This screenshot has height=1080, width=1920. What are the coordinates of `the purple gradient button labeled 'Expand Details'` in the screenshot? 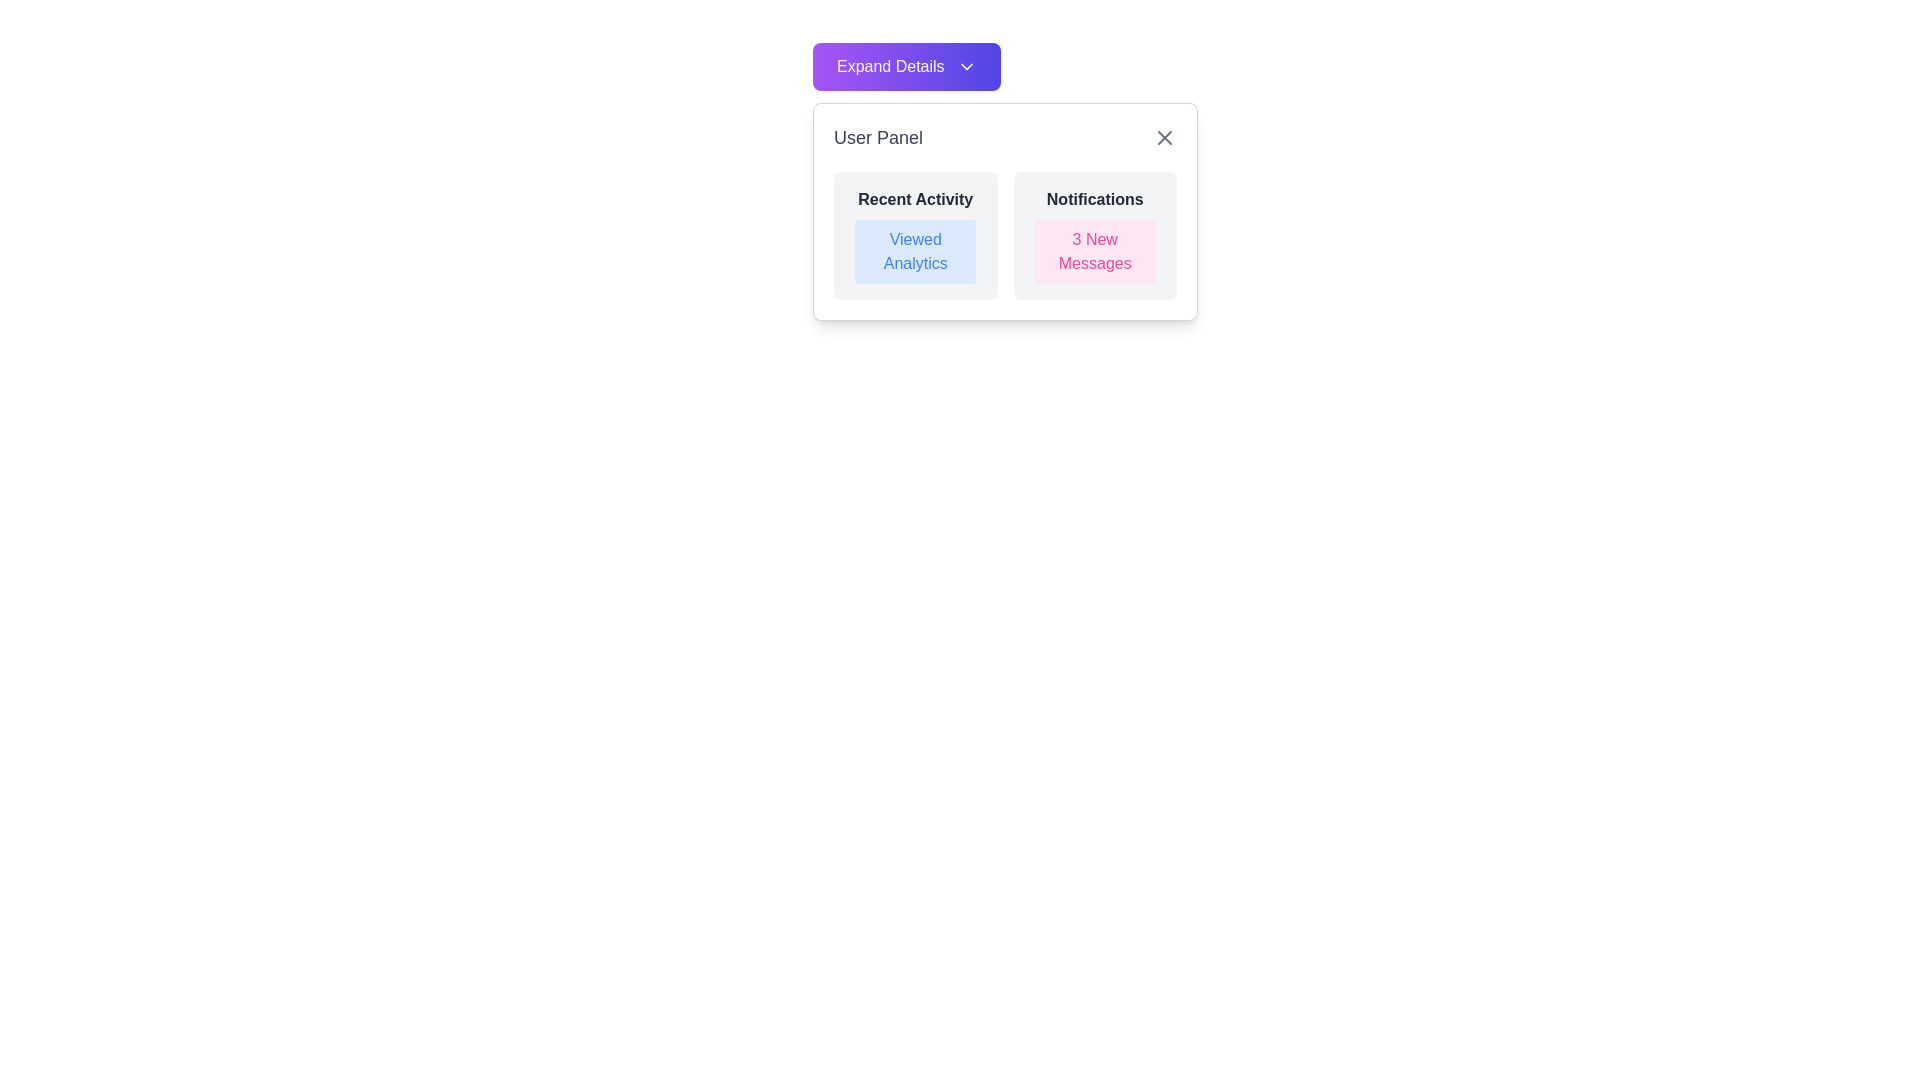 It's located at (1005, 65).